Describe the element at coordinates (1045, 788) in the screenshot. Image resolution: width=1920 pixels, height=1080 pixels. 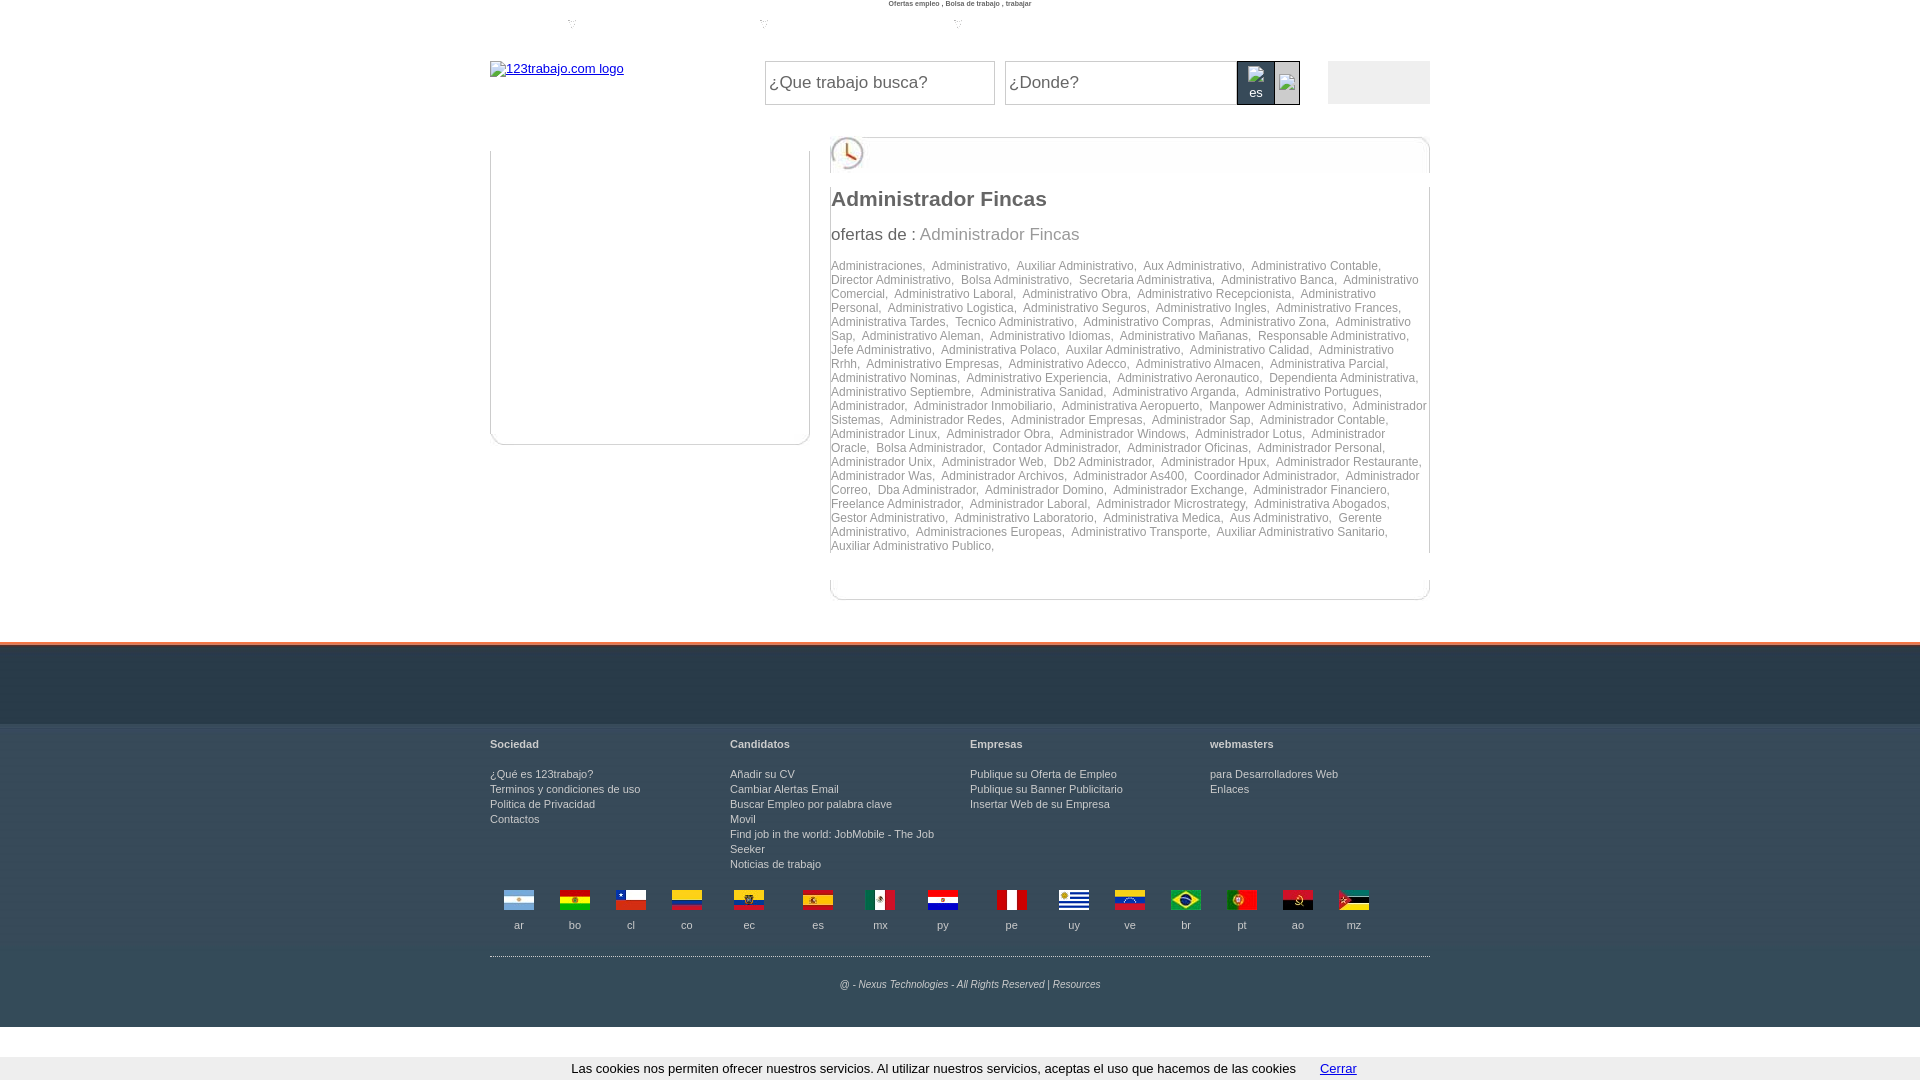
I see `'Publique su Banner Publicitario'` at that location.